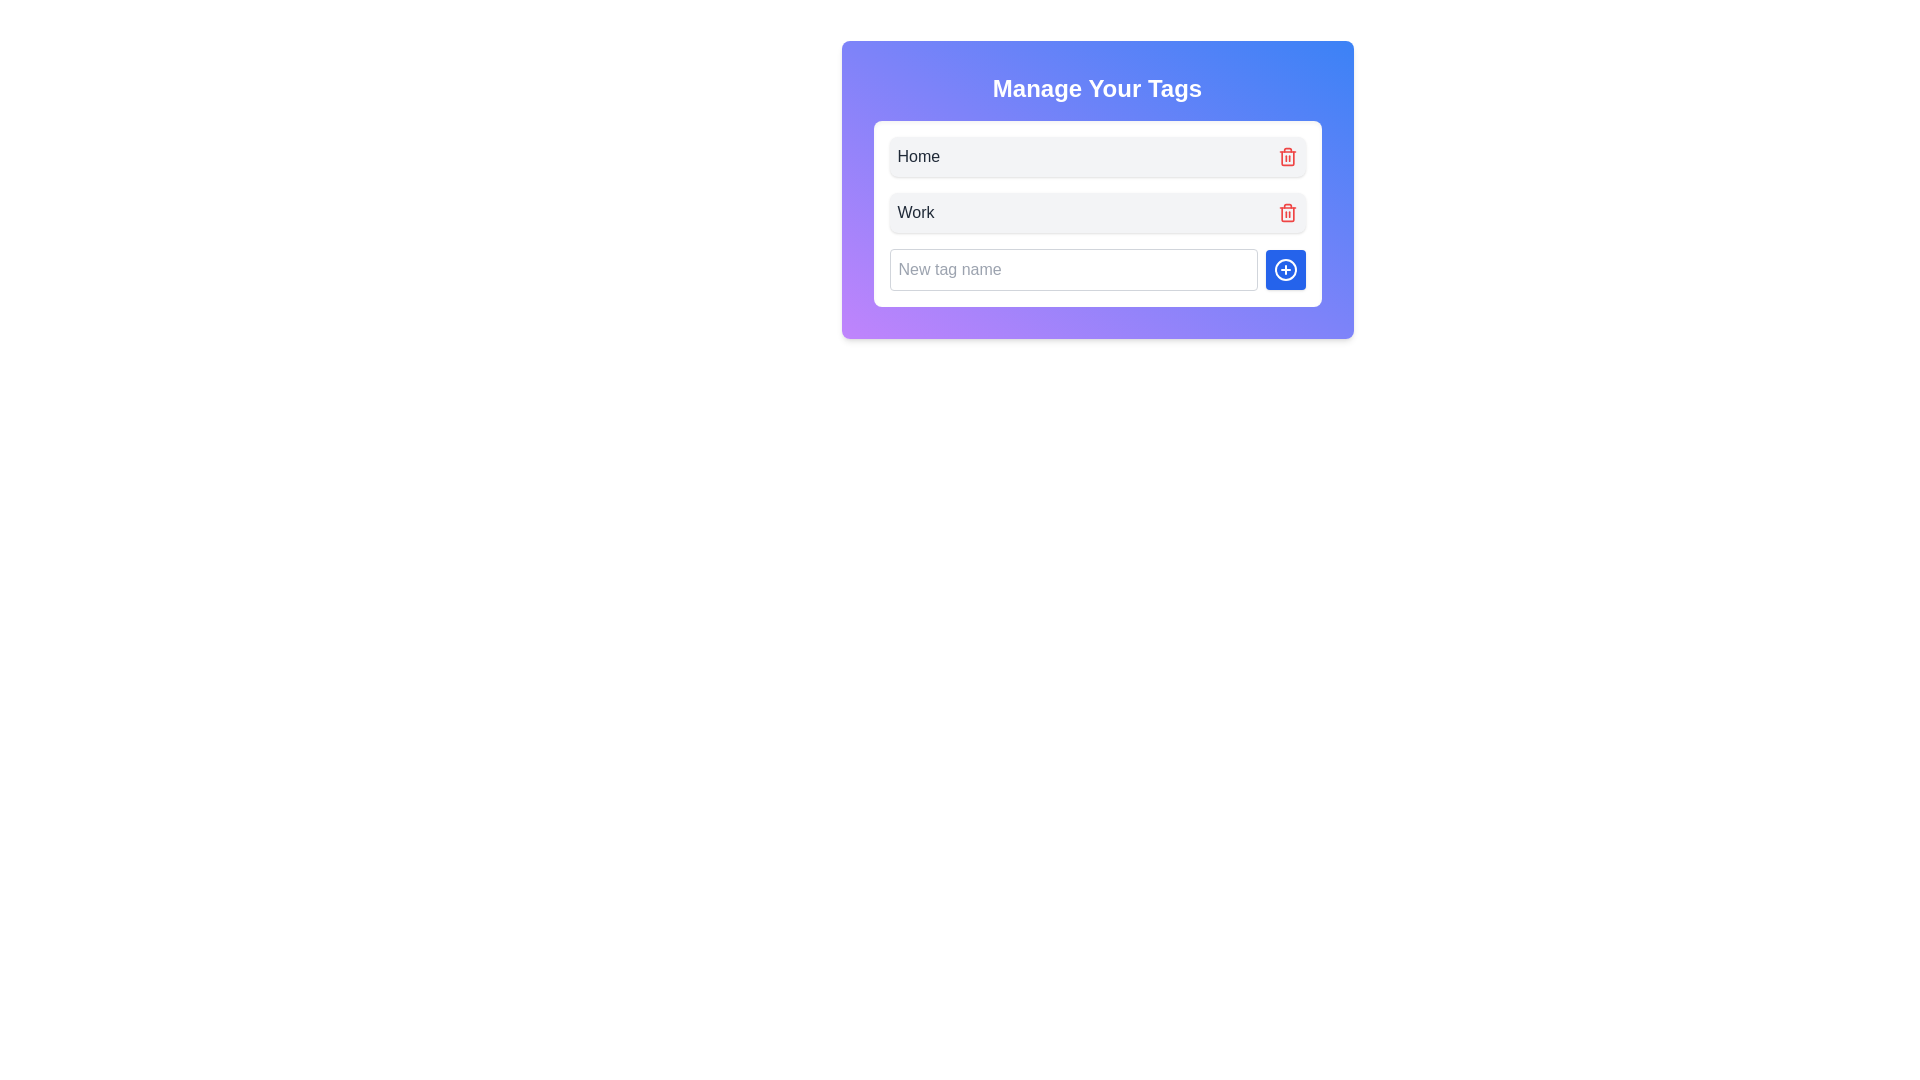 The image size is (1920, 1080). Describe the element at coordinates (1096, 212) in the screenshot. I see `the 'Work' tag element` at that location.